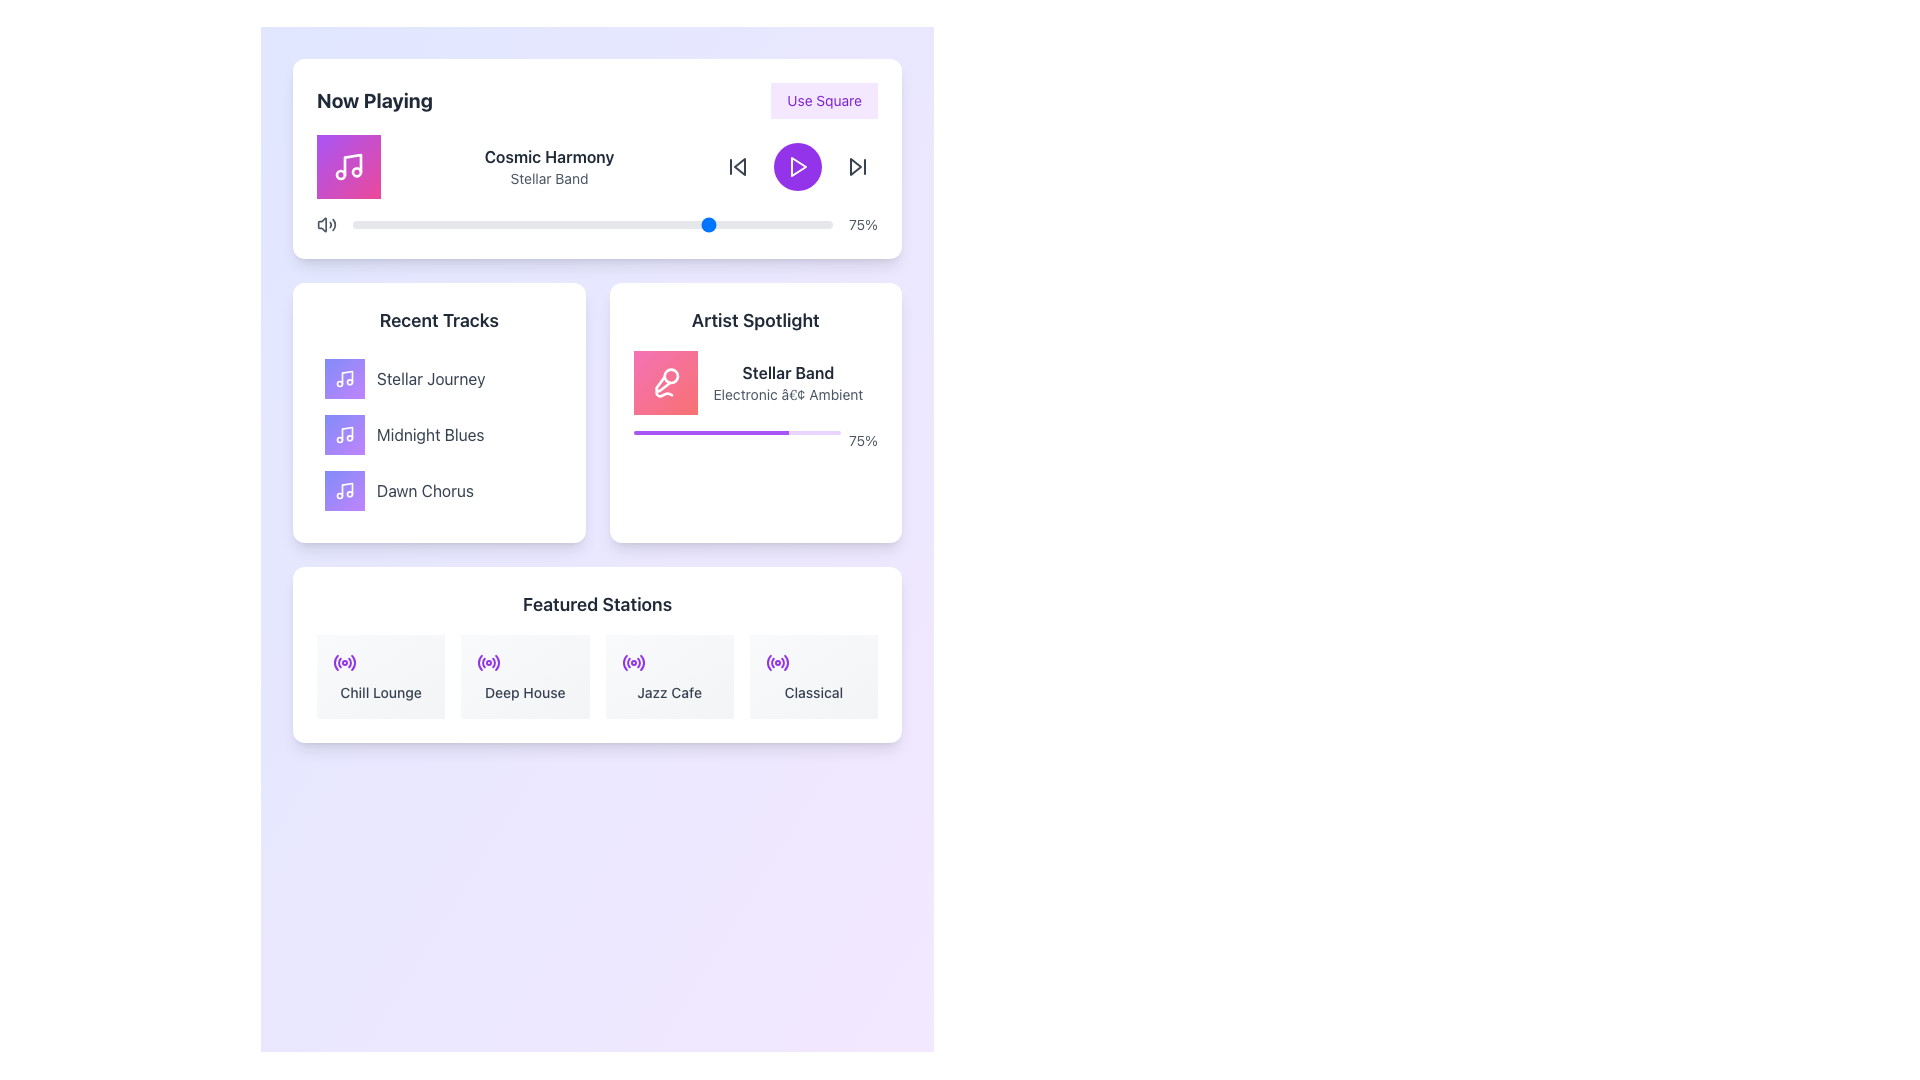  I want to click on the slider, so click(391, 224).